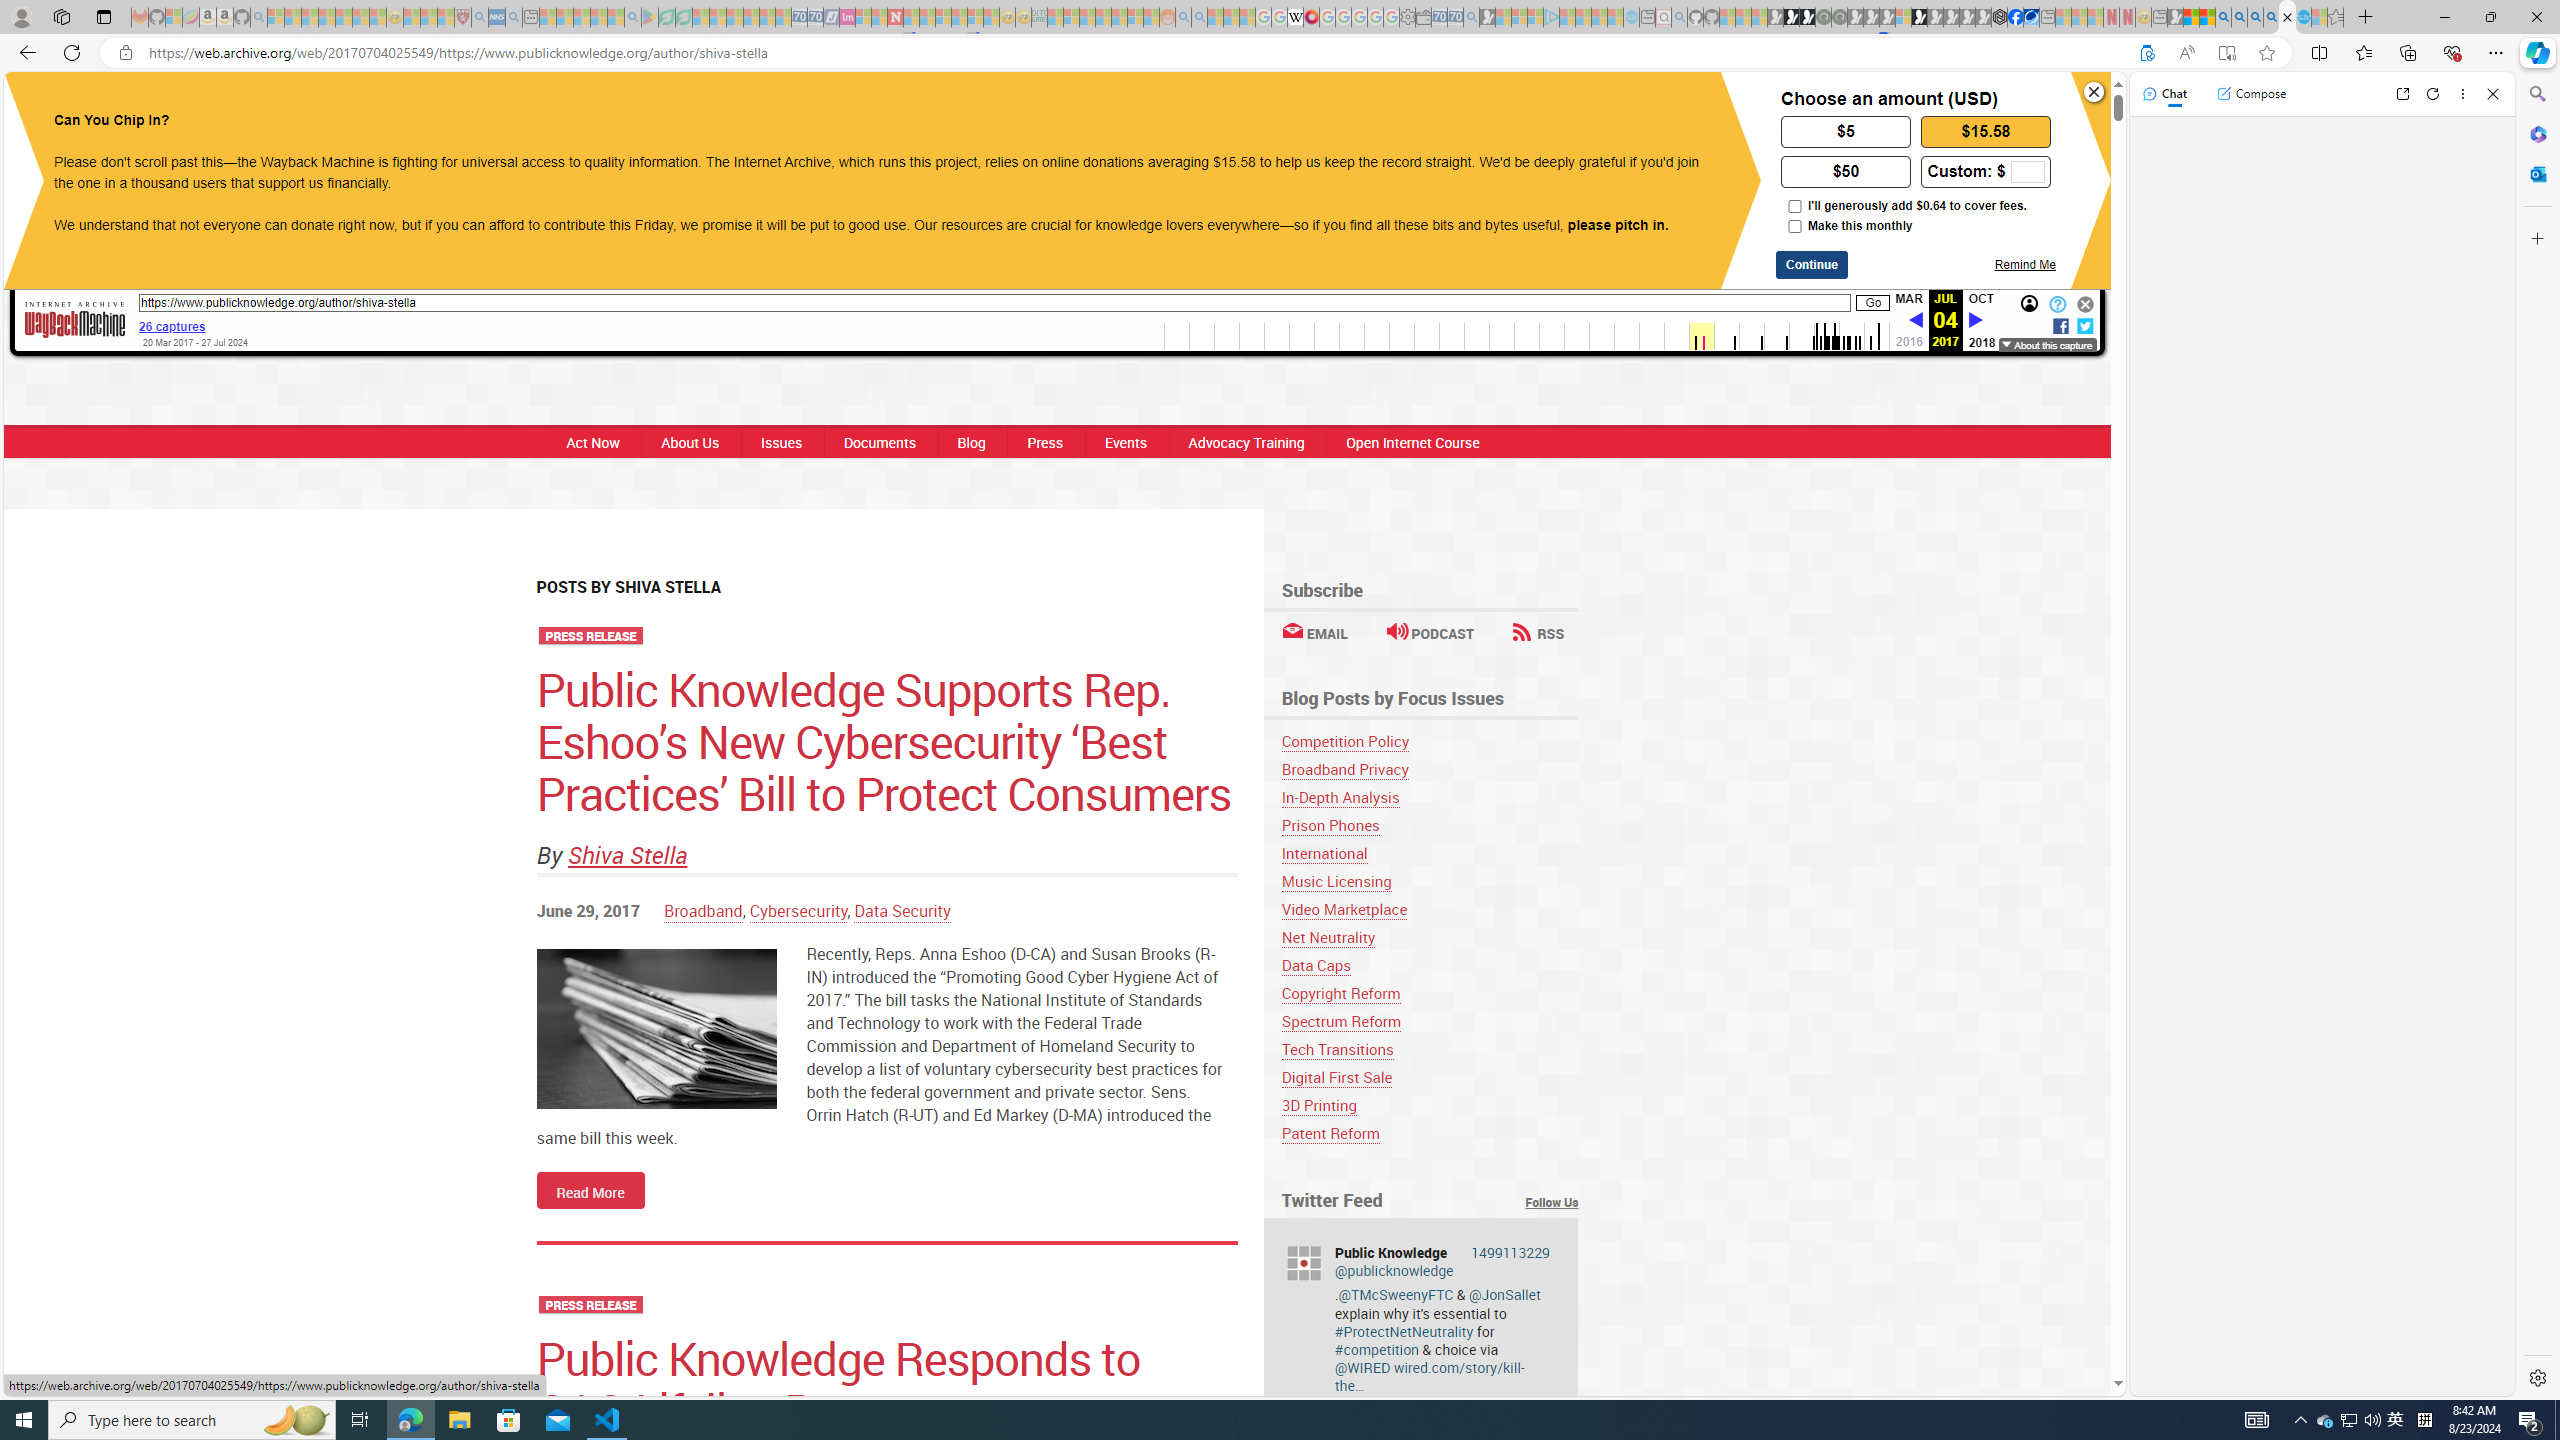 The width and height of the screenshot is (2560, 1440). I want to click on 'About Us', so click(690, 441).